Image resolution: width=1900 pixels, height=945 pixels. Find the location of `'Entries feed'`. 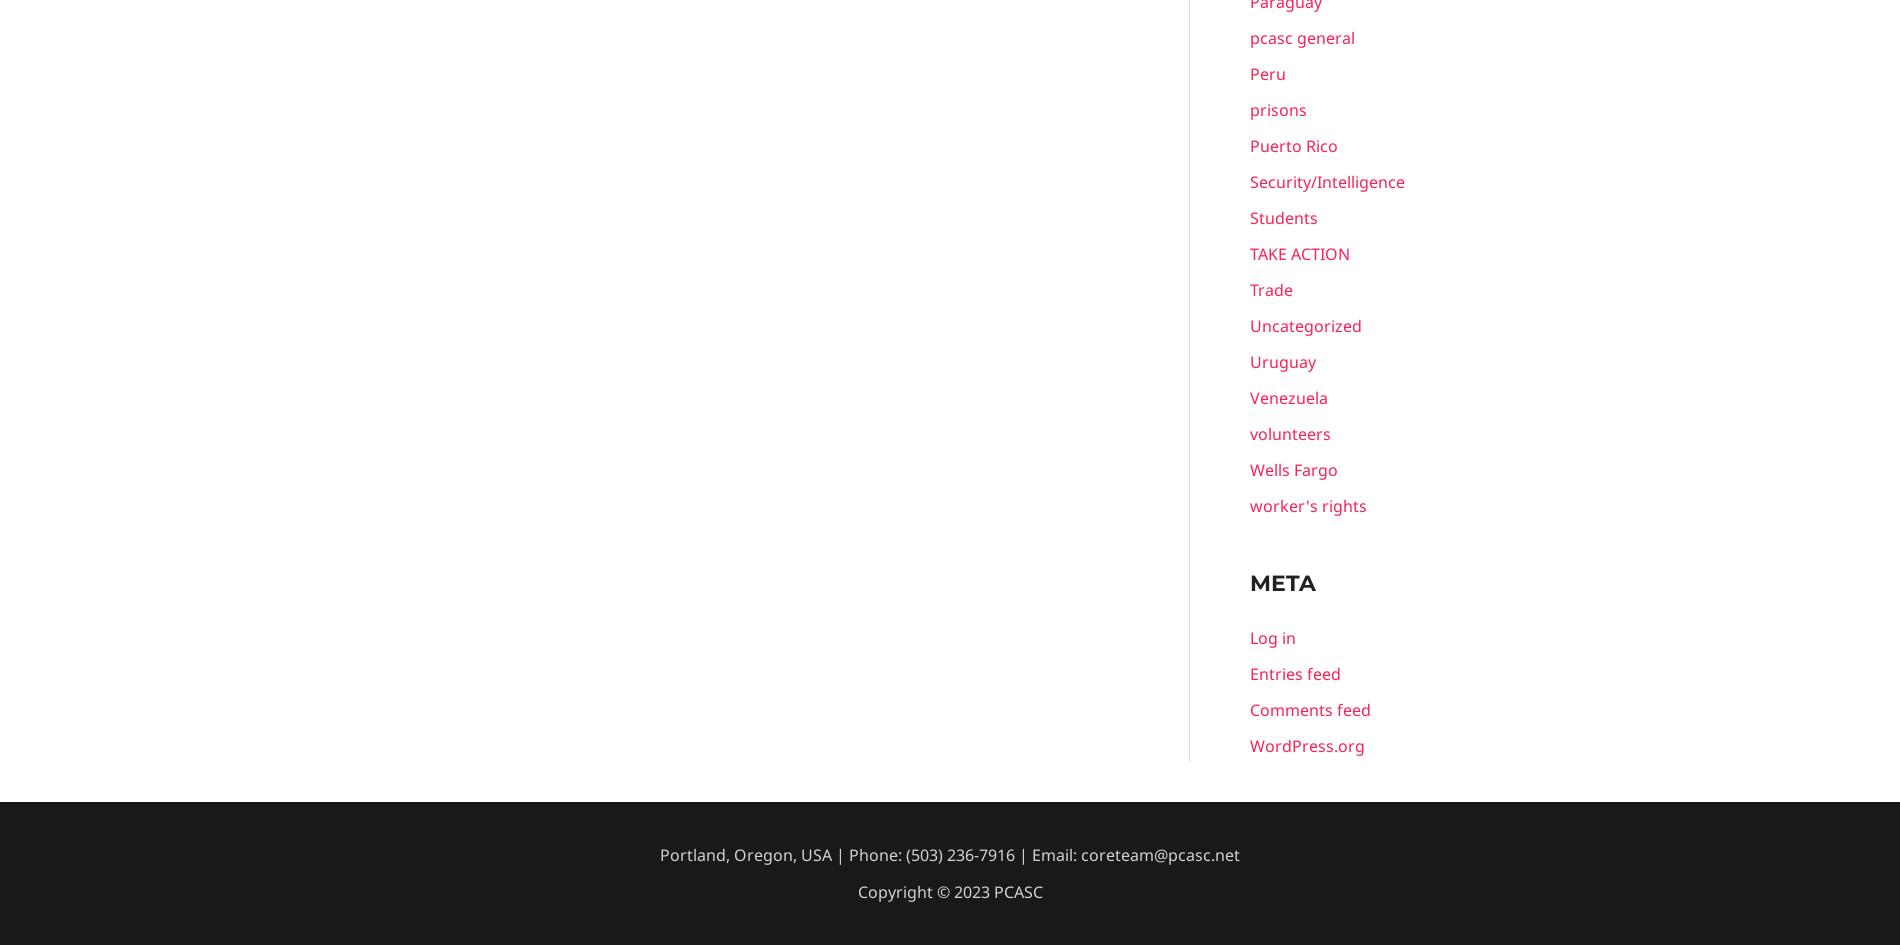

'Entries feed' is located at coordinates (1249, 672).